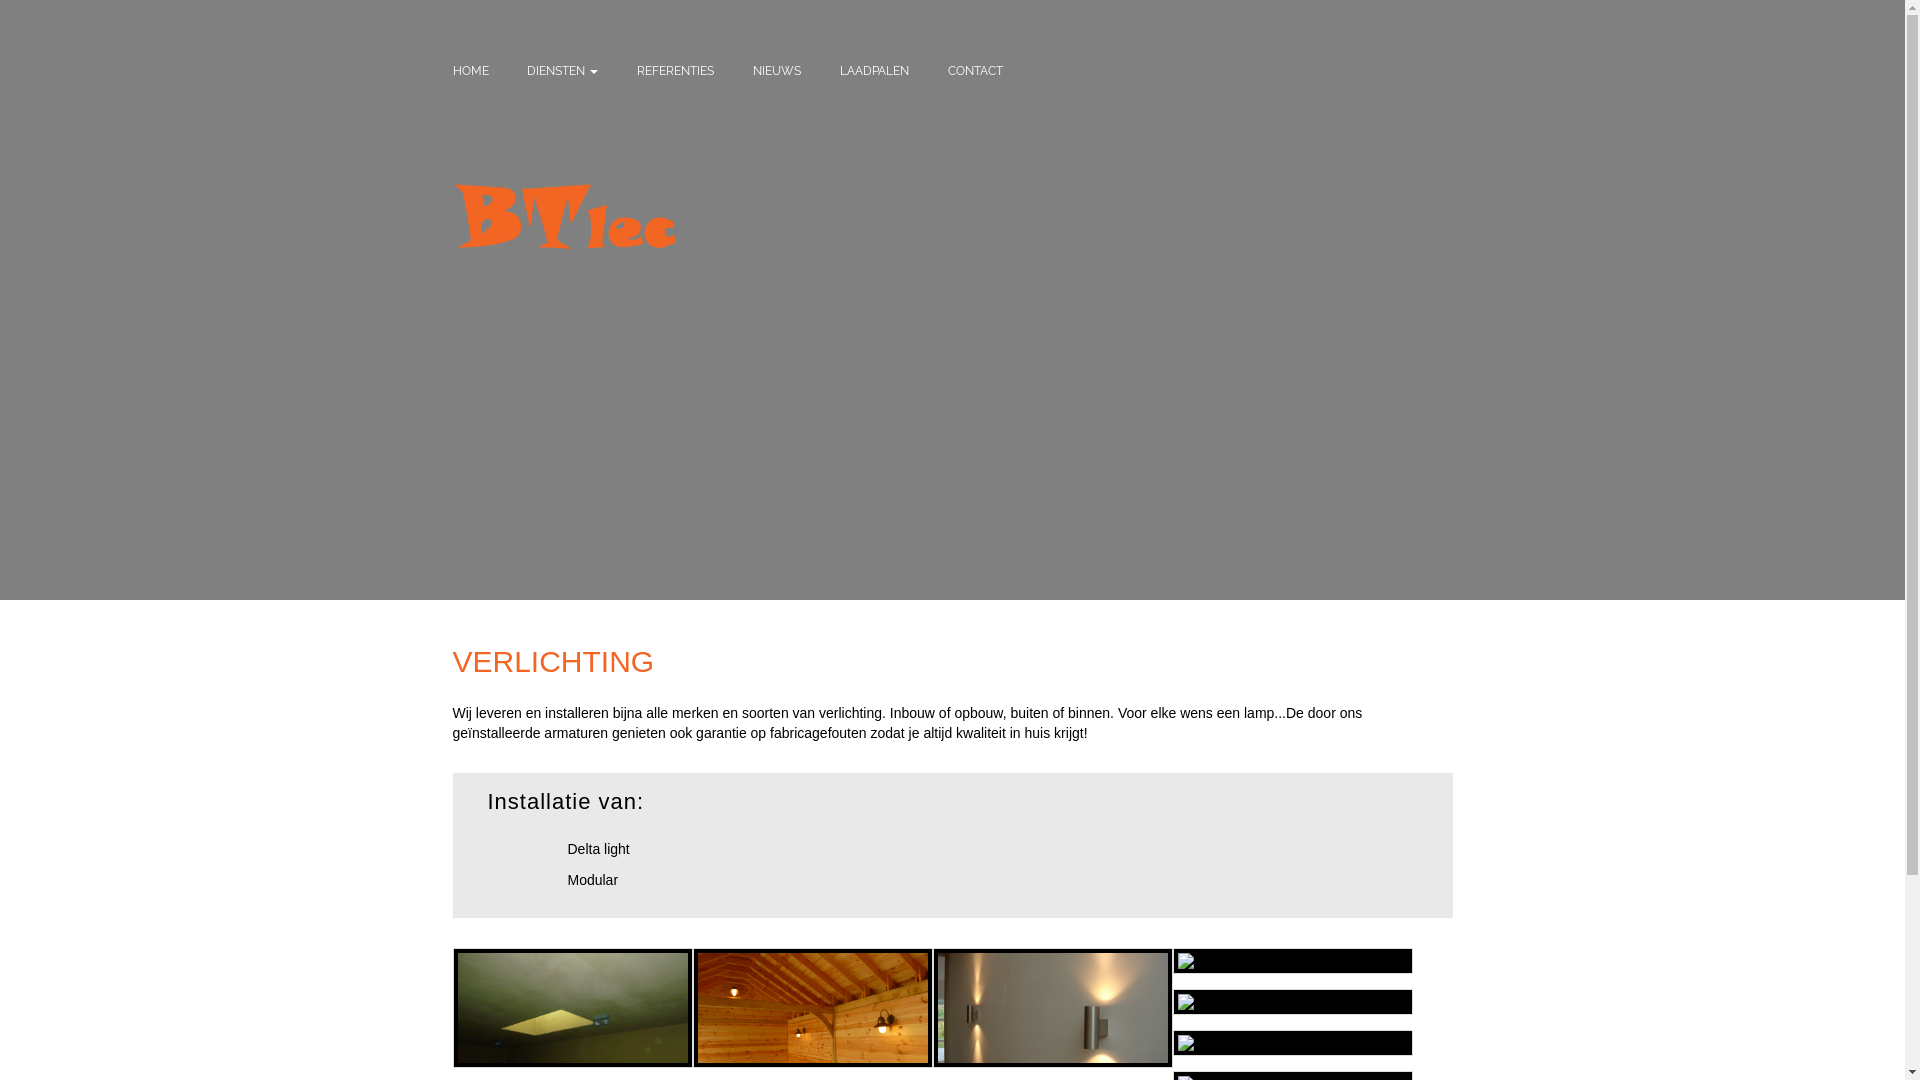  What do you see at coordinates (599, 848) in the screenshot?
I see `'Delta light'` at bounding box center [599, 848].